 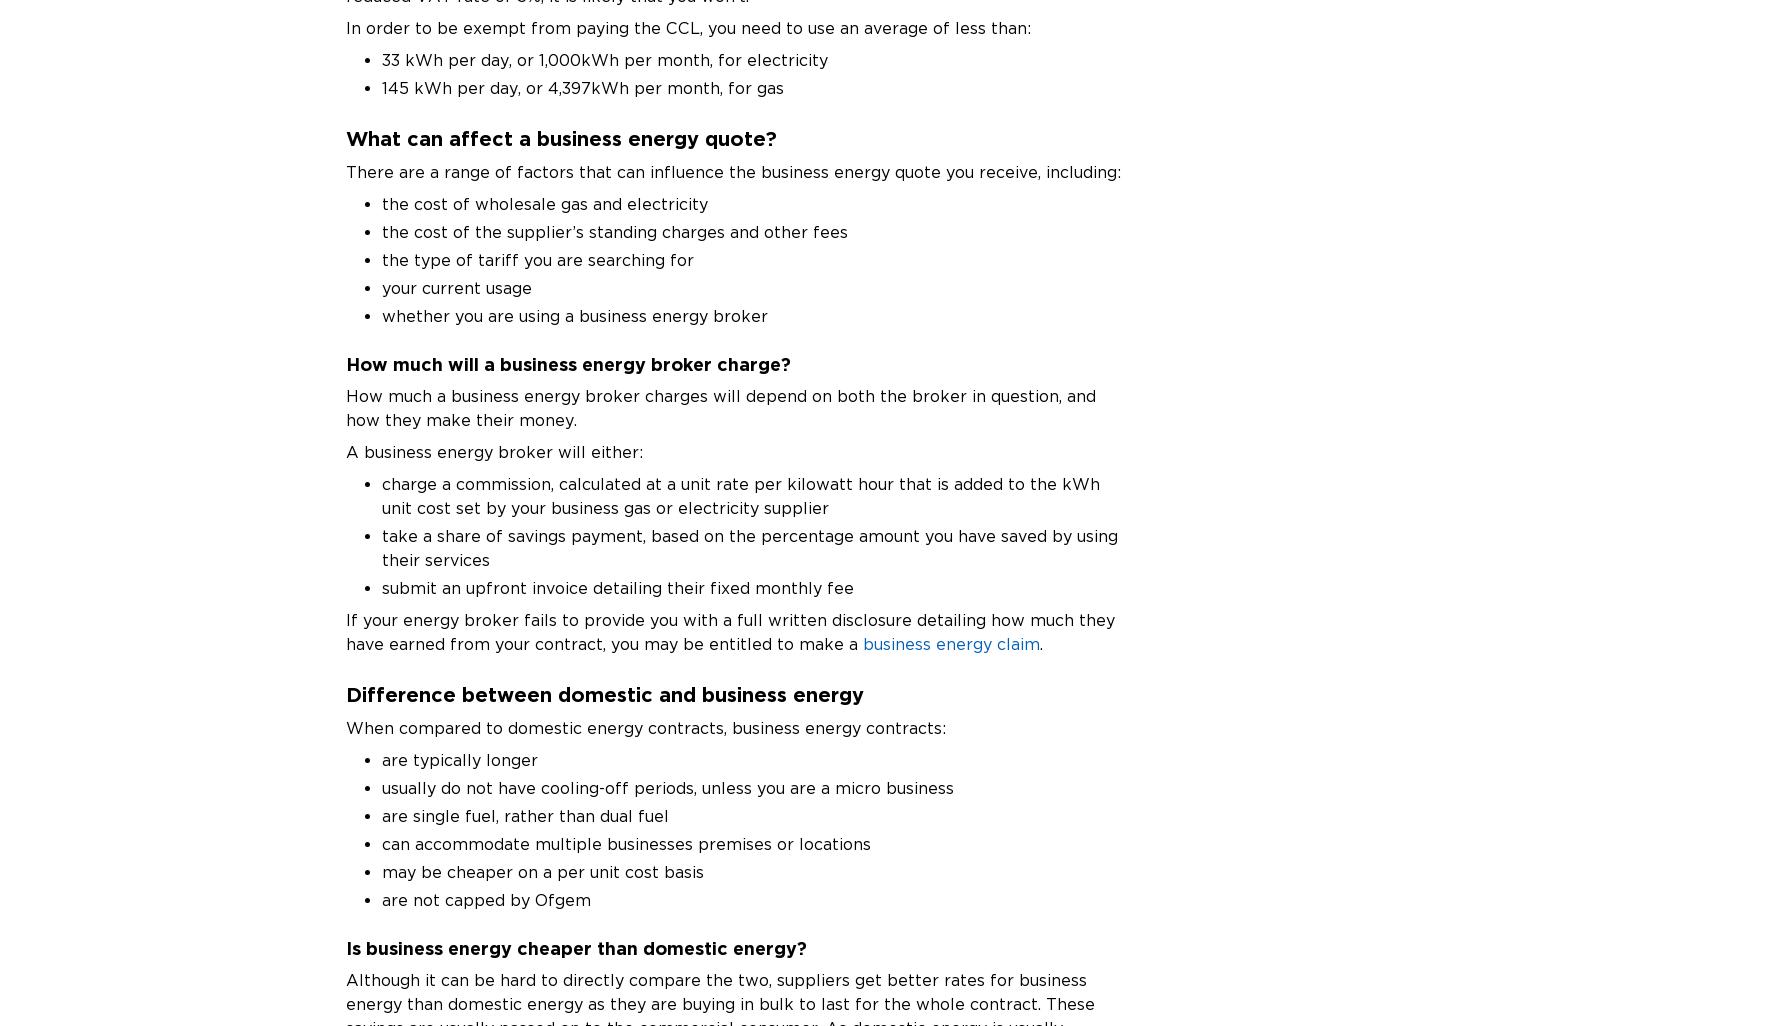 What do you see at coordinates (344, 692) in the screenshot?
I see `'Difference between domestic and business energy'` at bounding box center [344, 692].